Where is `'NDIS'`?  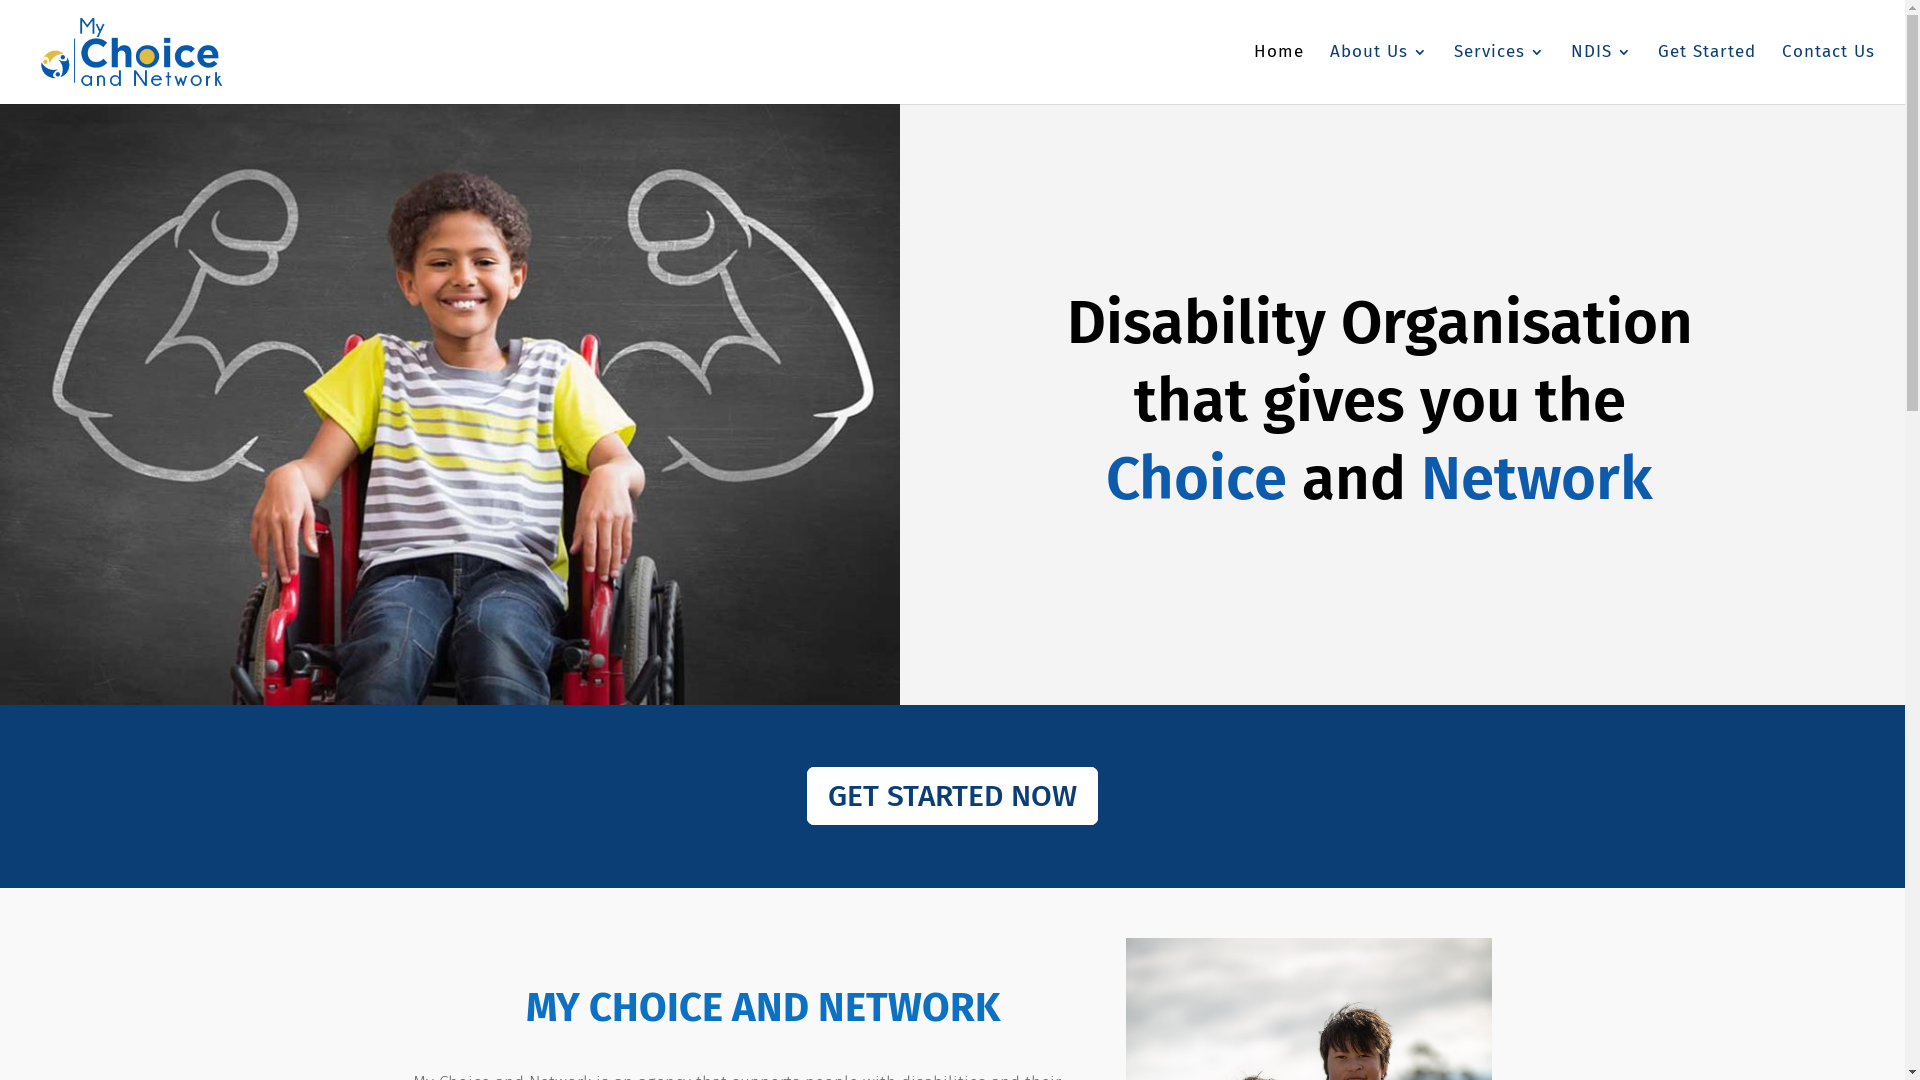 'NDIS' is located at coordinates (1601, 73).